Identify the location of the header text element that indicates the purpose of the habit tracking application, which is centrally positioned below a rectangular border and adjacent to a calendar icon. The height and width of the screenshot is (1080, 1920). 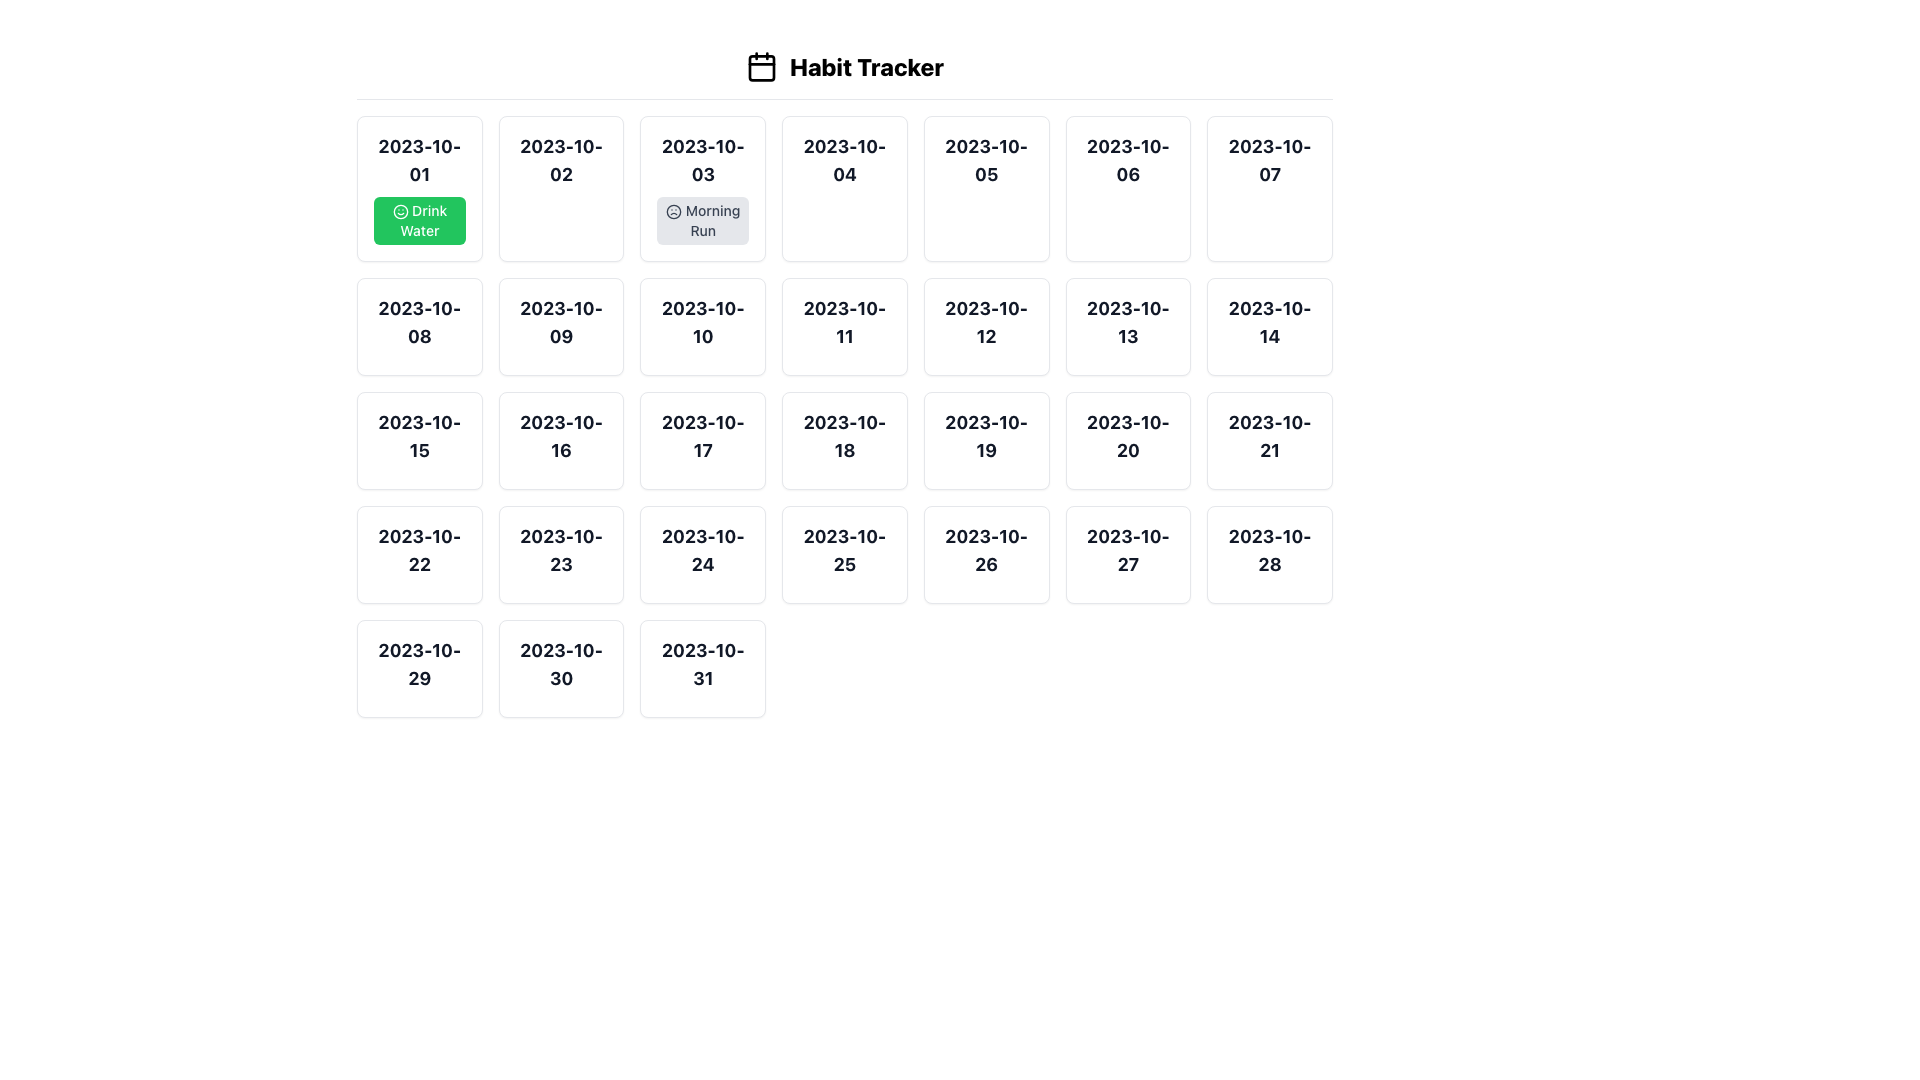
(844, 65).